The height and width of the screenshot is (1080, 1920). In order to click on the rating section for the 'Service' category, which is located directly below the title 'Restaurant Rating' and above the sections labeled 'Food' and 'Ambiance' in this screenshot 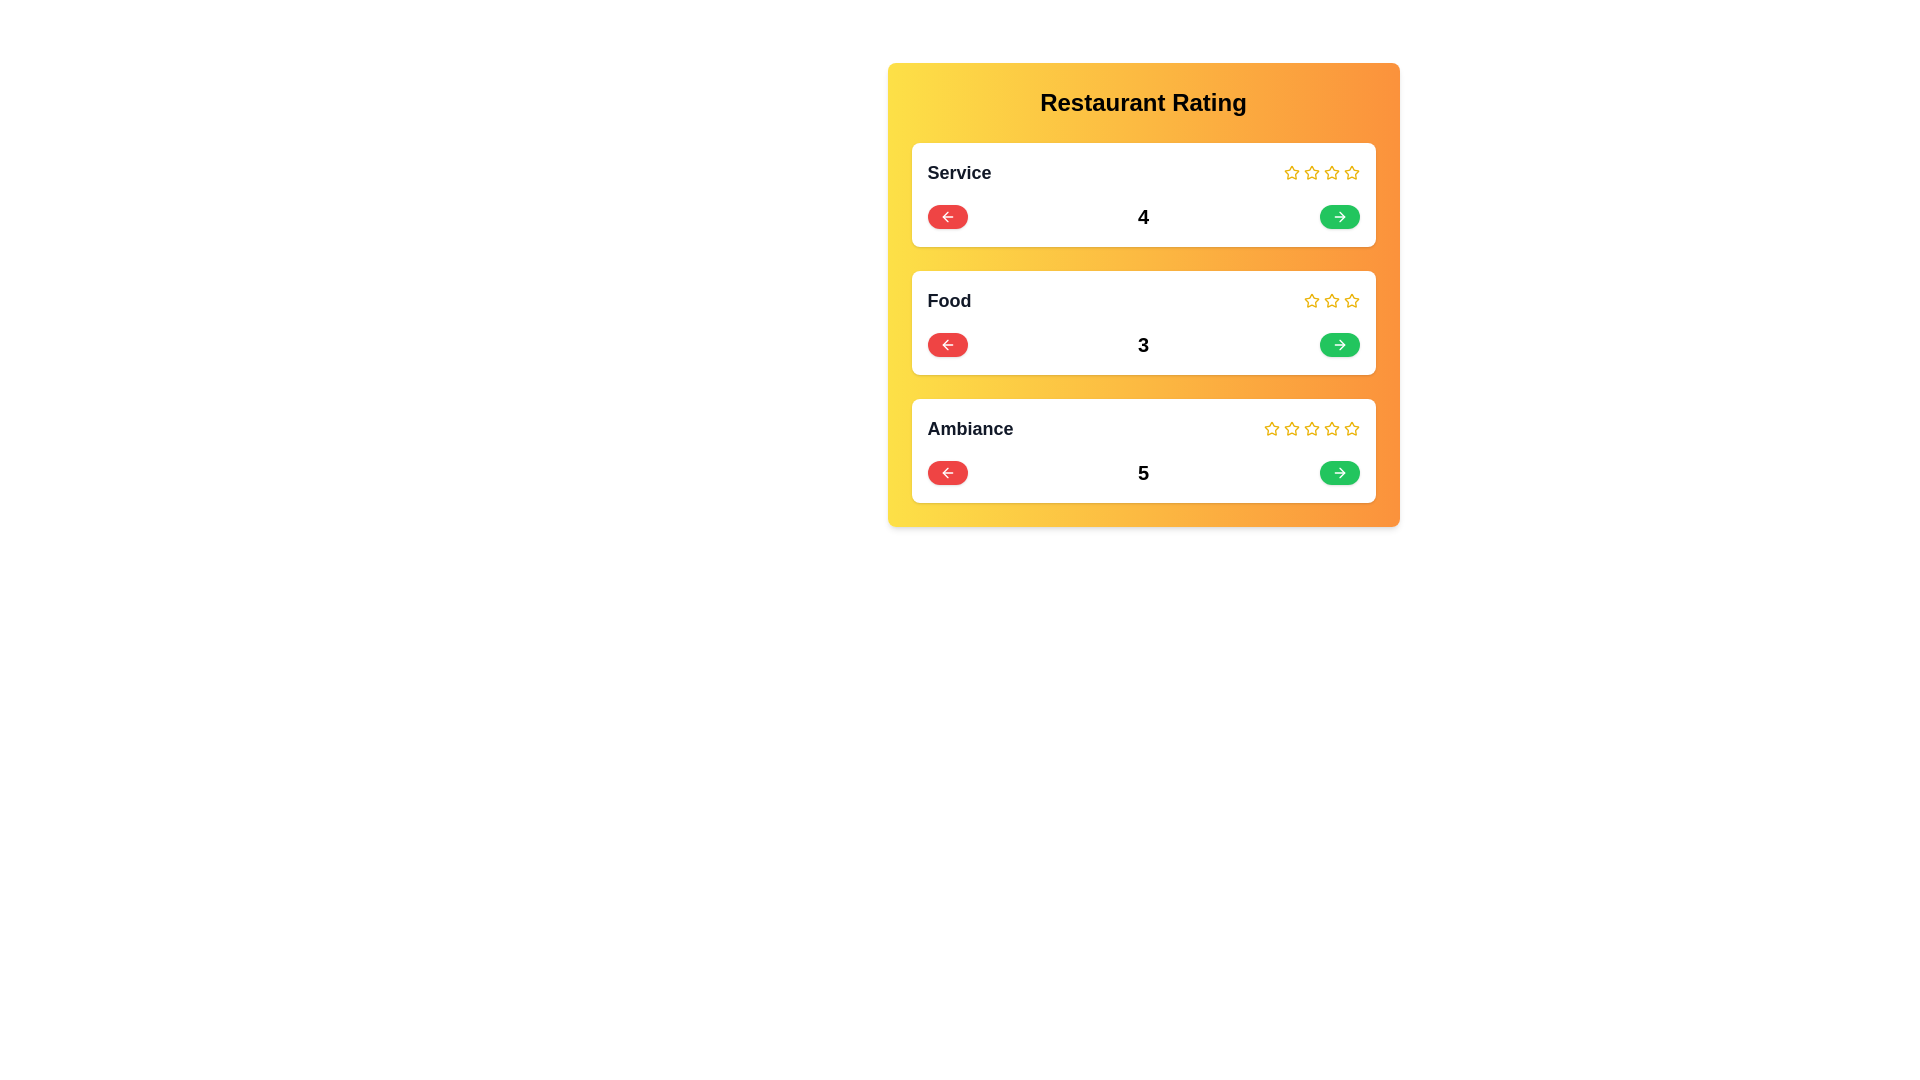, I will do `click(1143, 195)`.